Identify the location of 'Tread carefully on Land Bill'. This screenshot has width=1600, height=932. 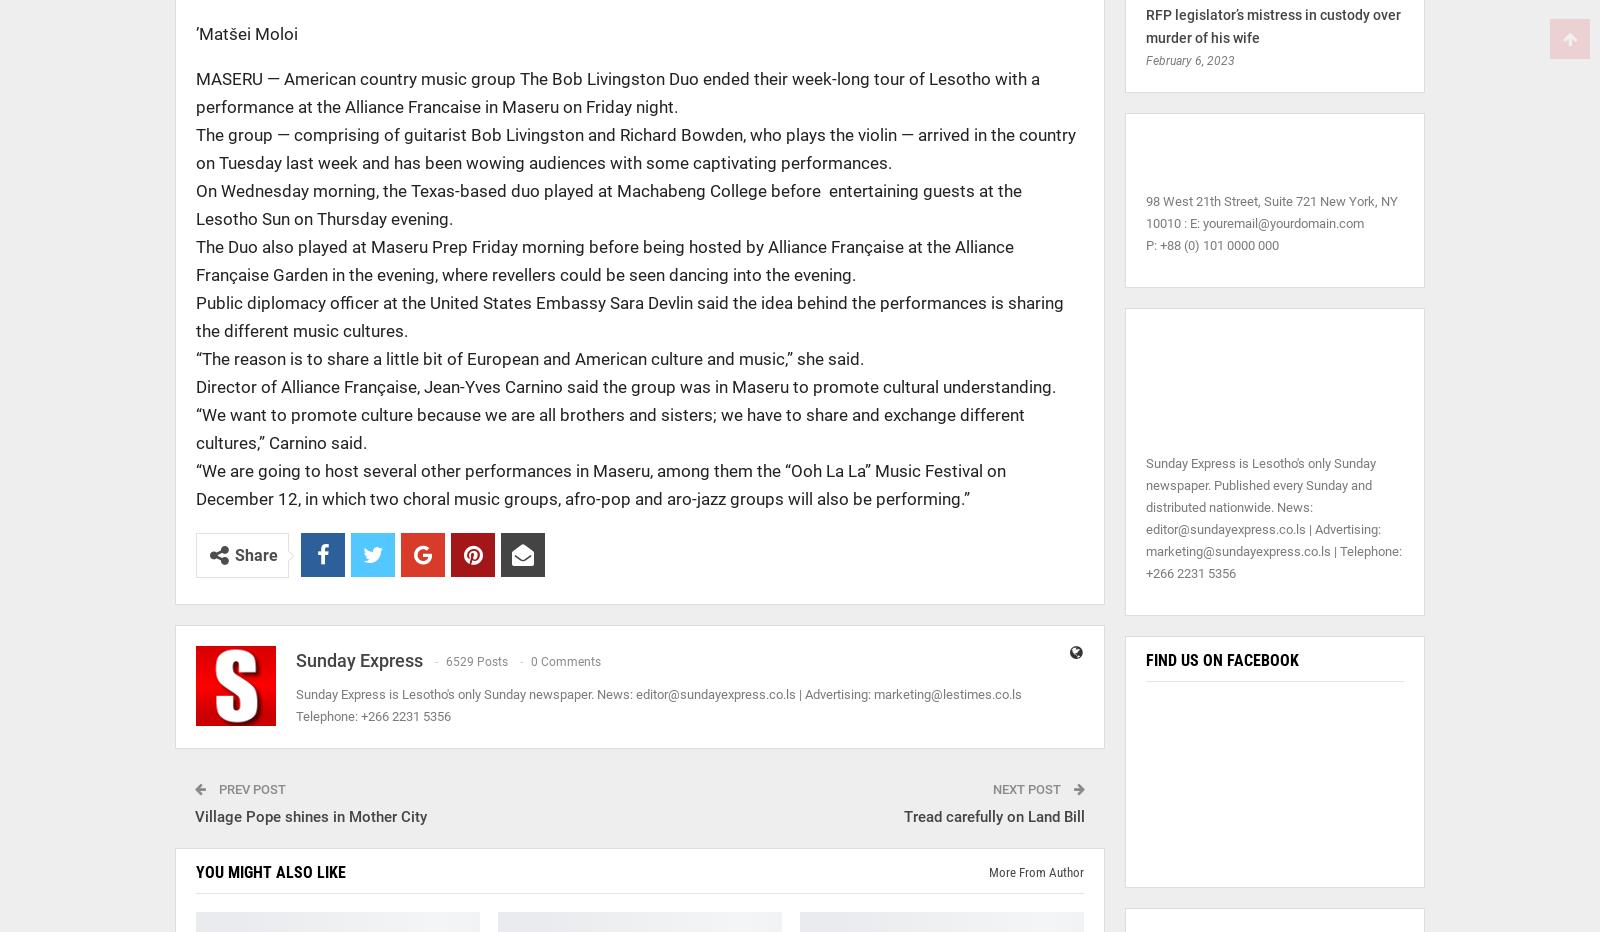
(992, 815).